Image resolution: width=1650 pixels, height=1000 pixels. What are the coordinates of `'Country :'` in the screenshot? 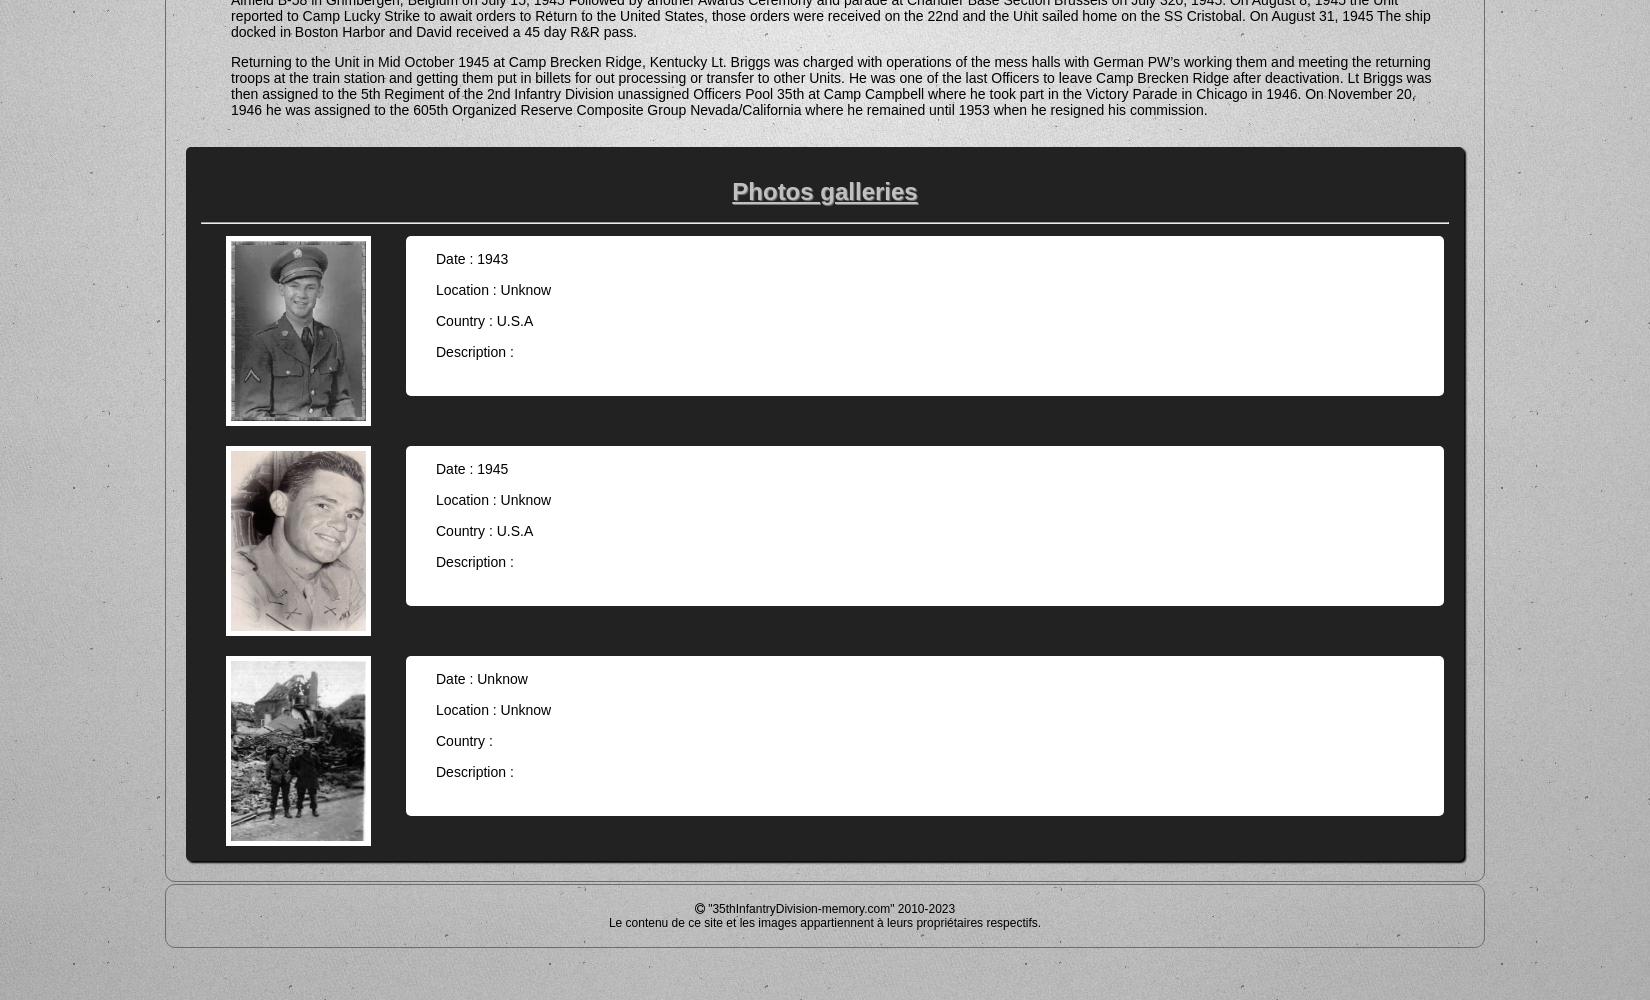 It's located at (434, 739).